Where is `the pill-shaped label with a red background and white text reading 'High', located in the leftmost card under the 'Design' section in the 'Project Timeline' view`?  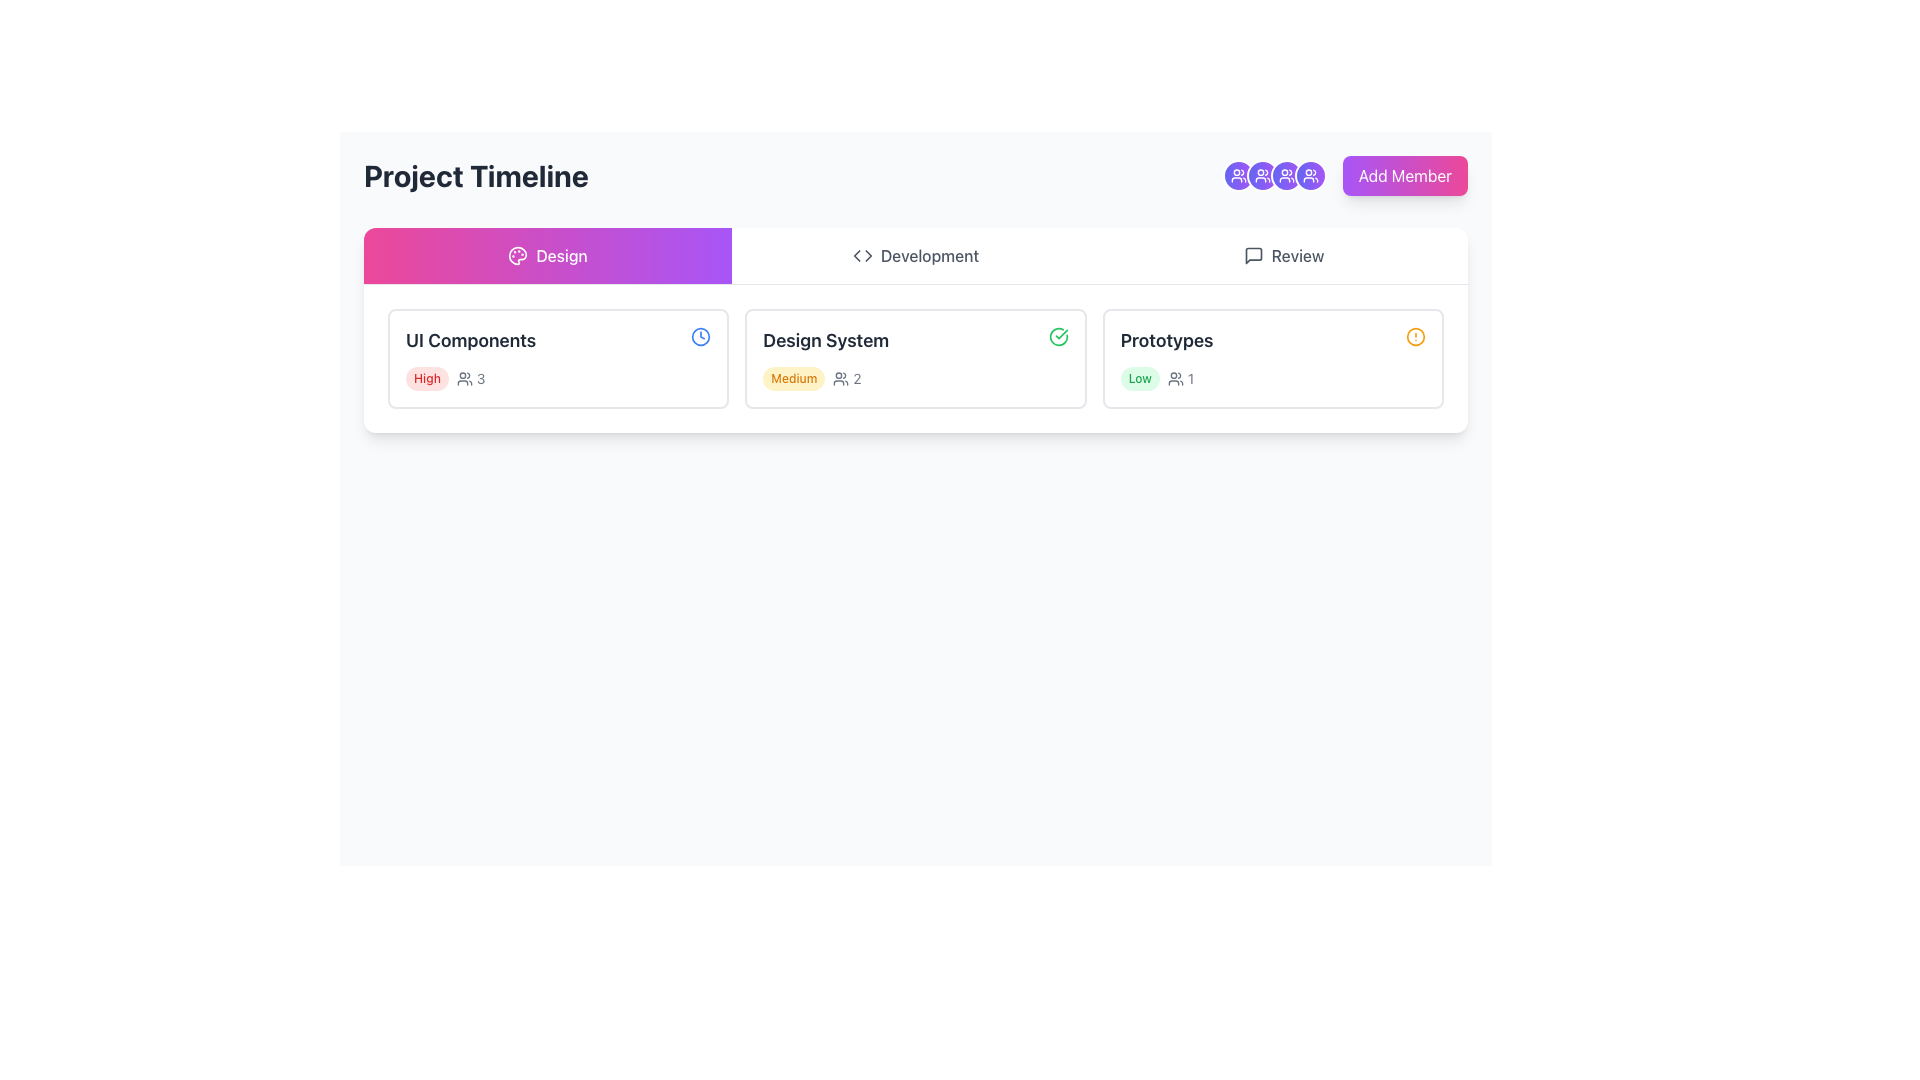 the pill-shaped label with a red background and white text reading 'High', located in the leftmost card under the 'Design' section in the 'Project Timeline' view is located at coordinates (426, 378).